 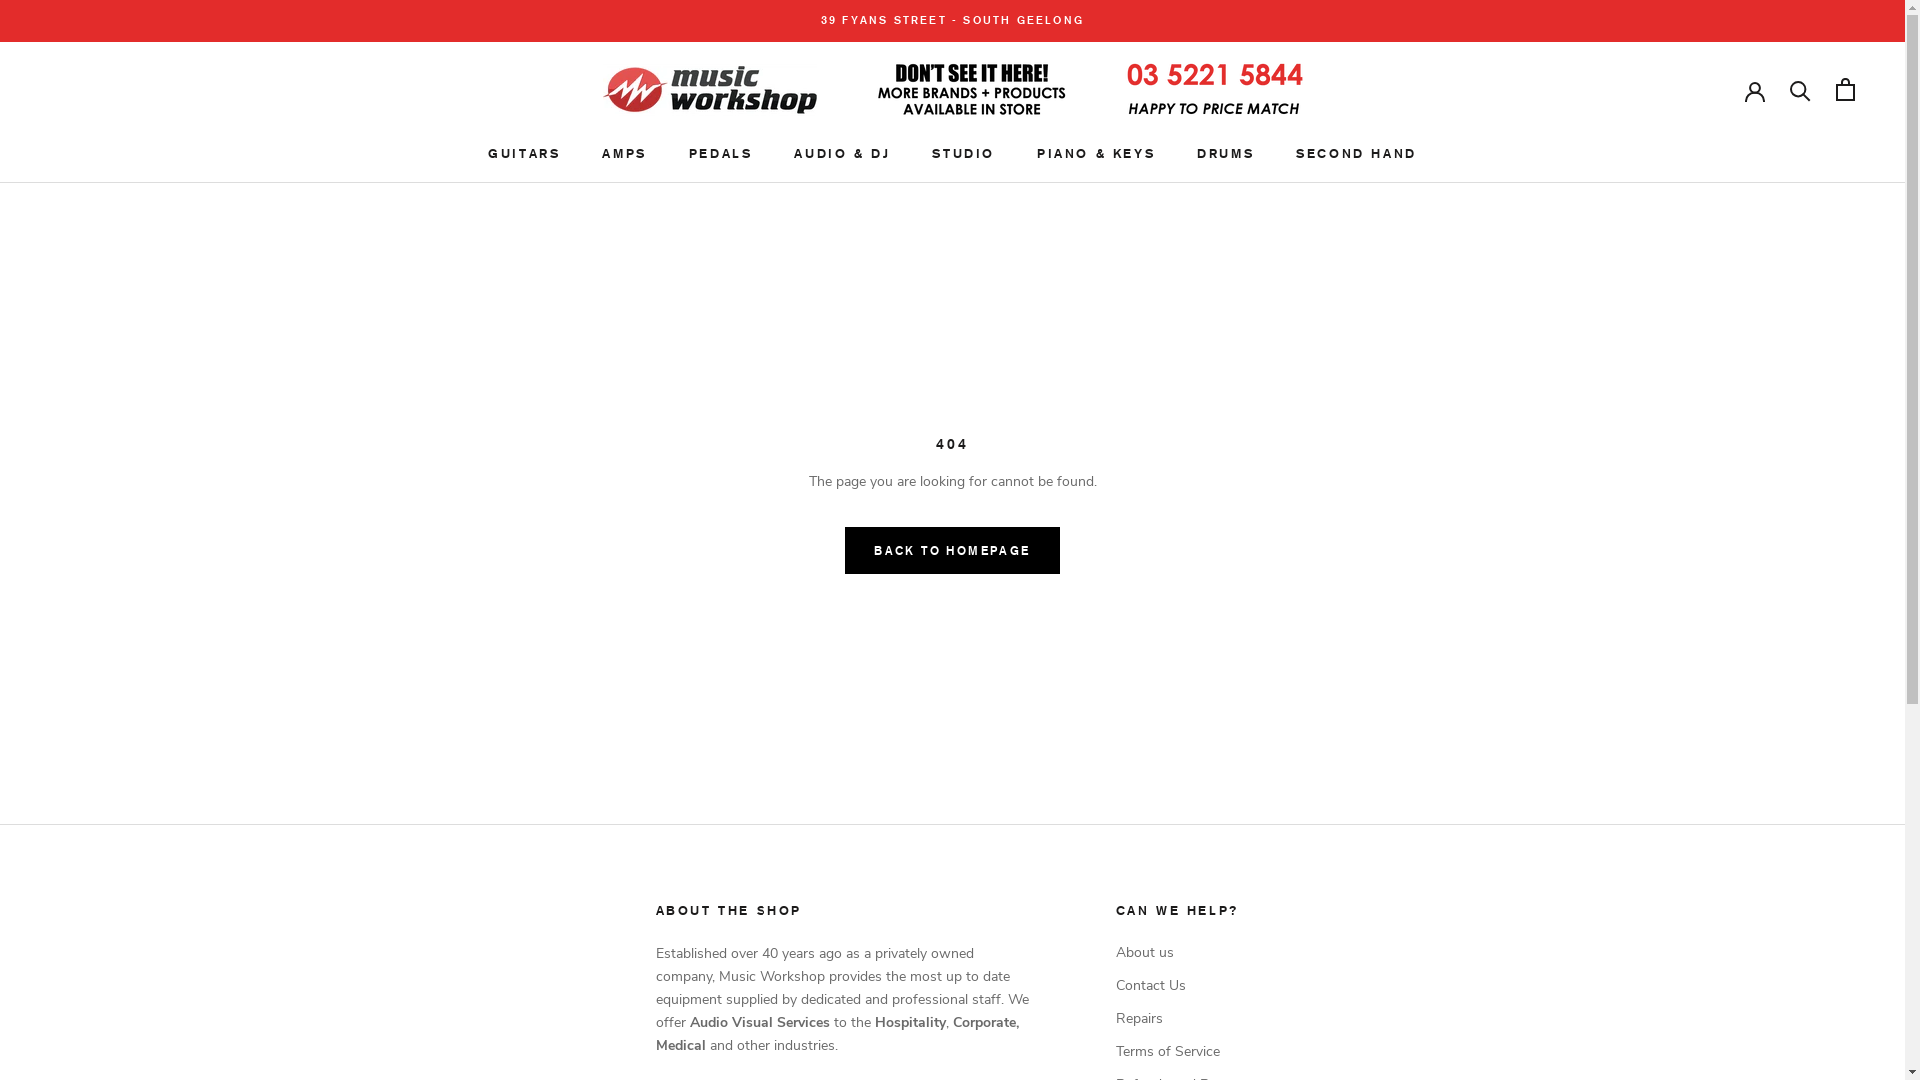 What do you see at coordinates (1182, 984) in the screenshot?
I see `'Contact Us'` at bounding box center [1182, 984].